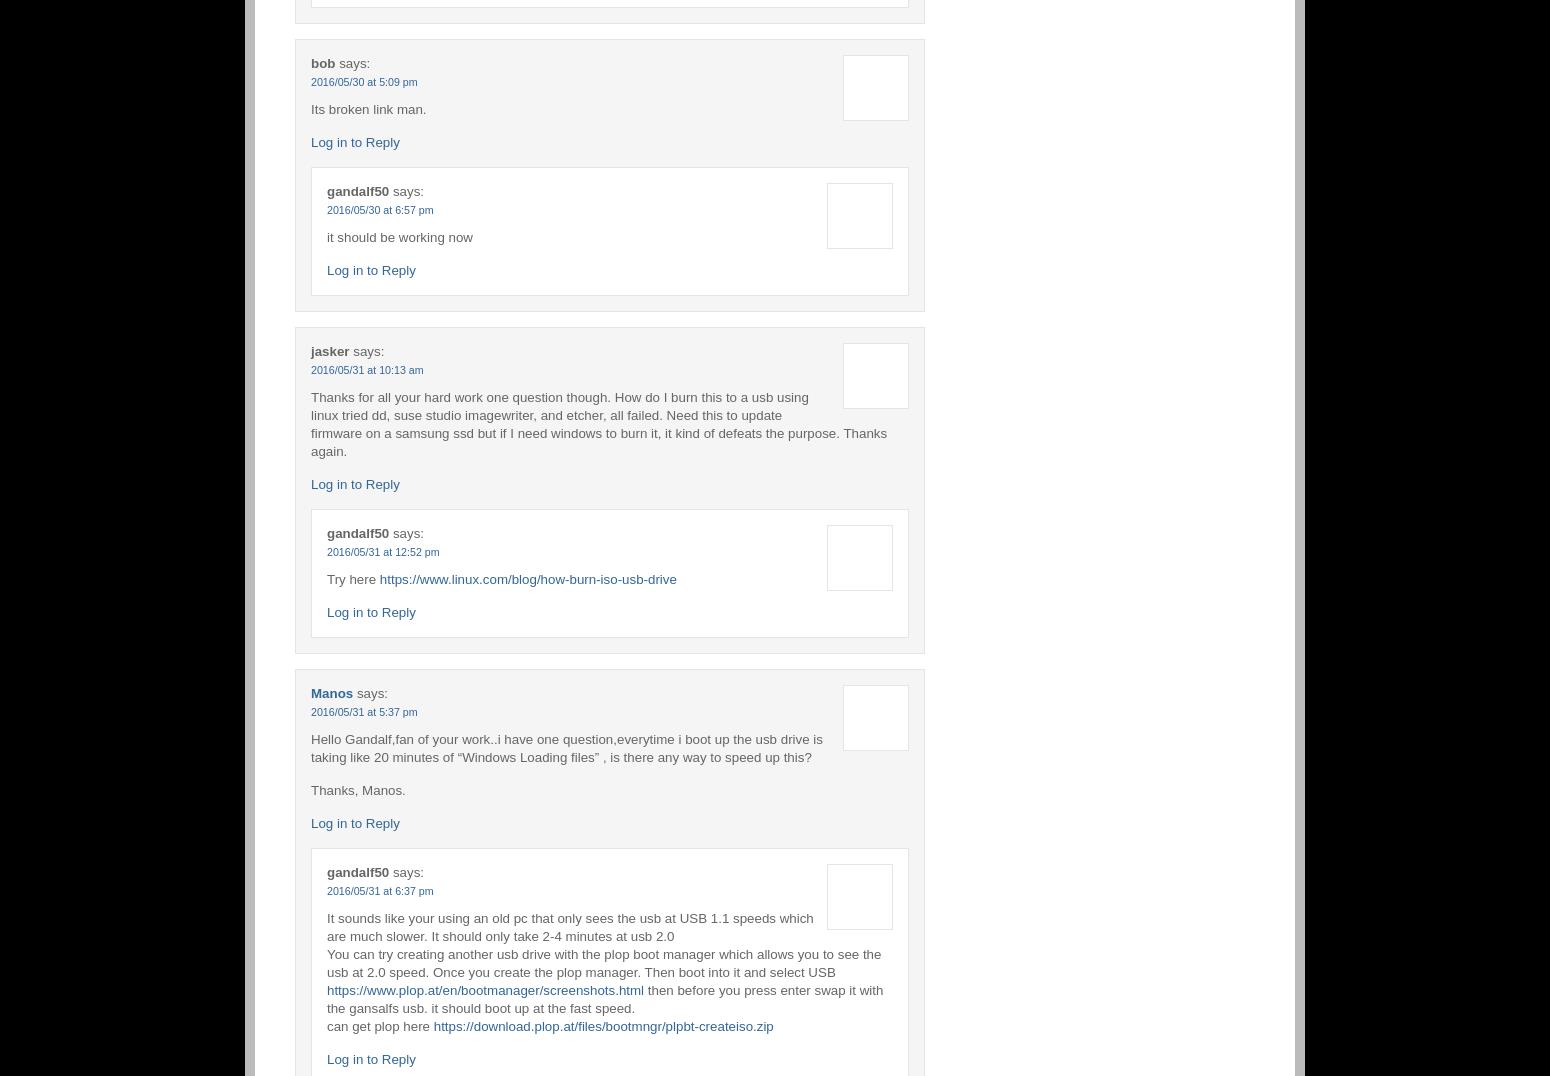  What do you see at coordinates (399, 236) in the screenshot?
I see `'it should be working now'` at bounding box center [399, 236].